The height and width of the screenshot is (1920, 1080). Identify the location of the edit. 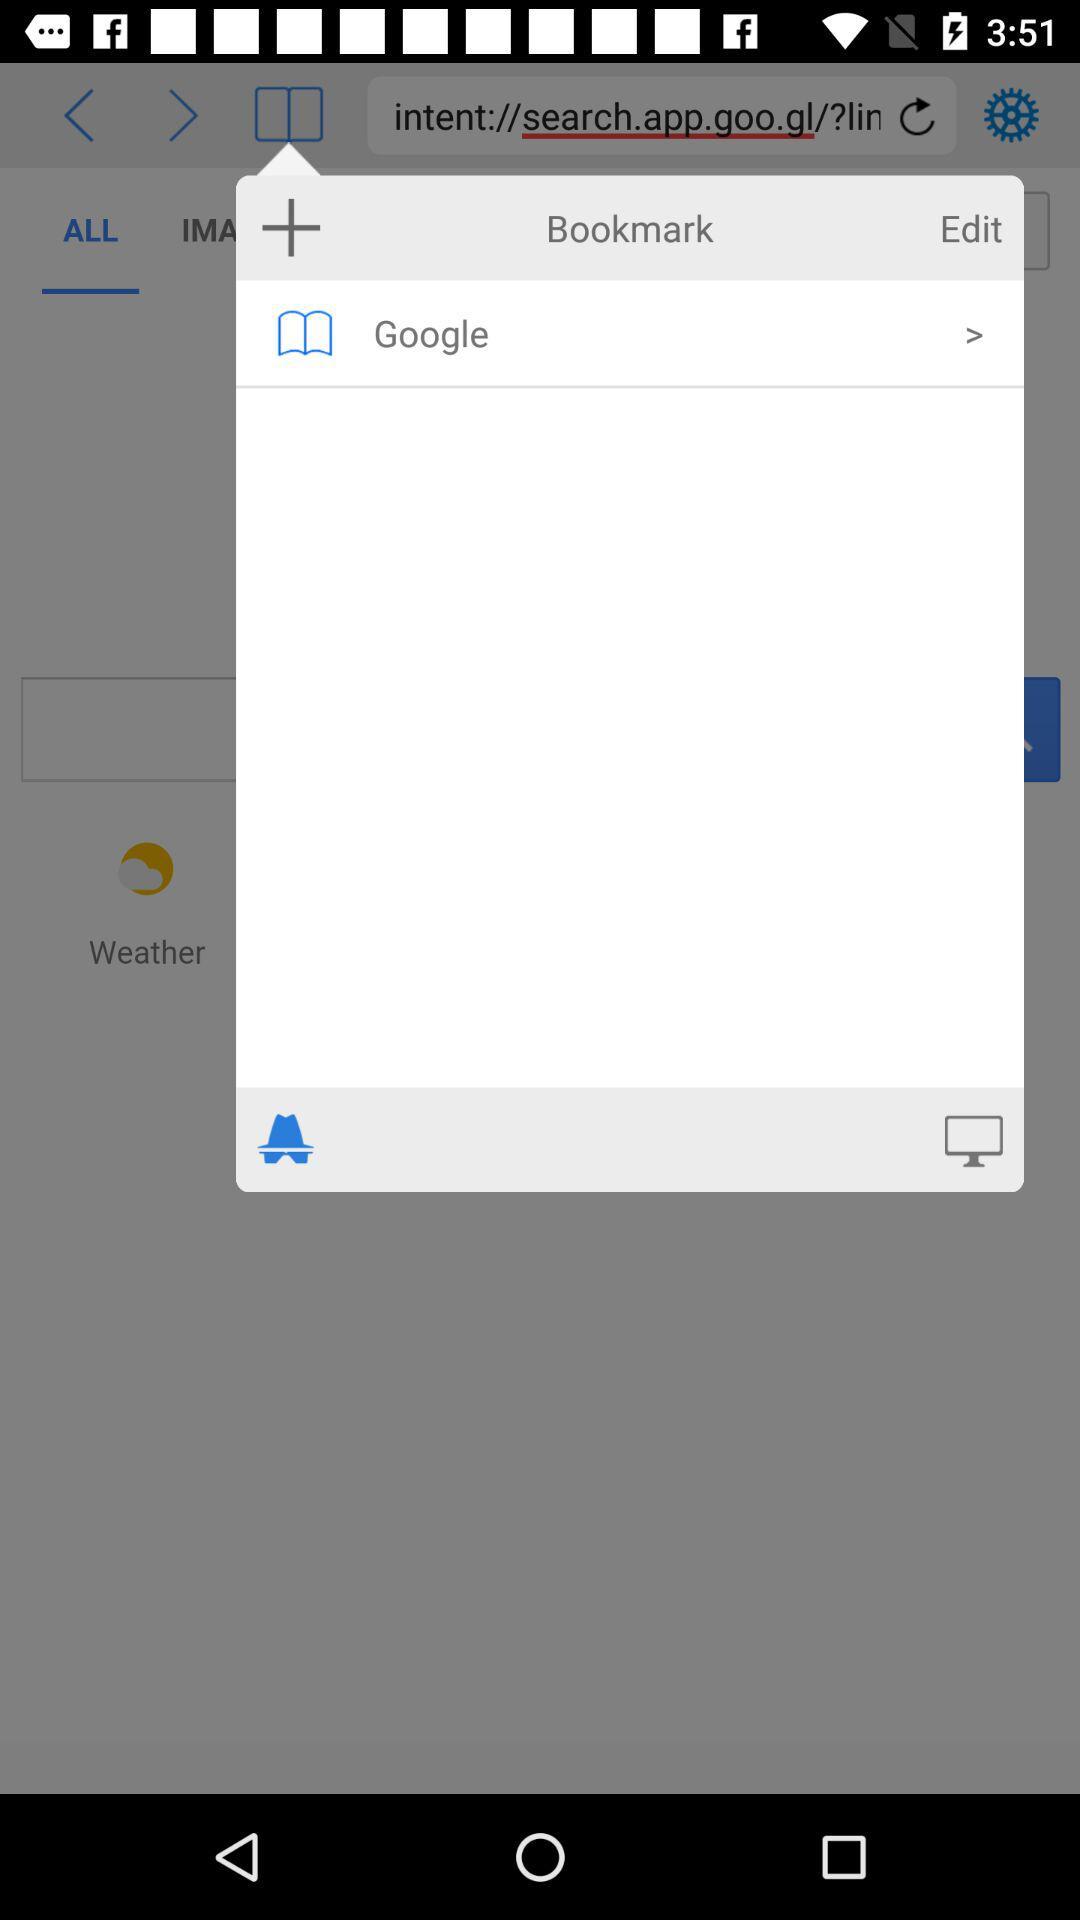
(970, 228).